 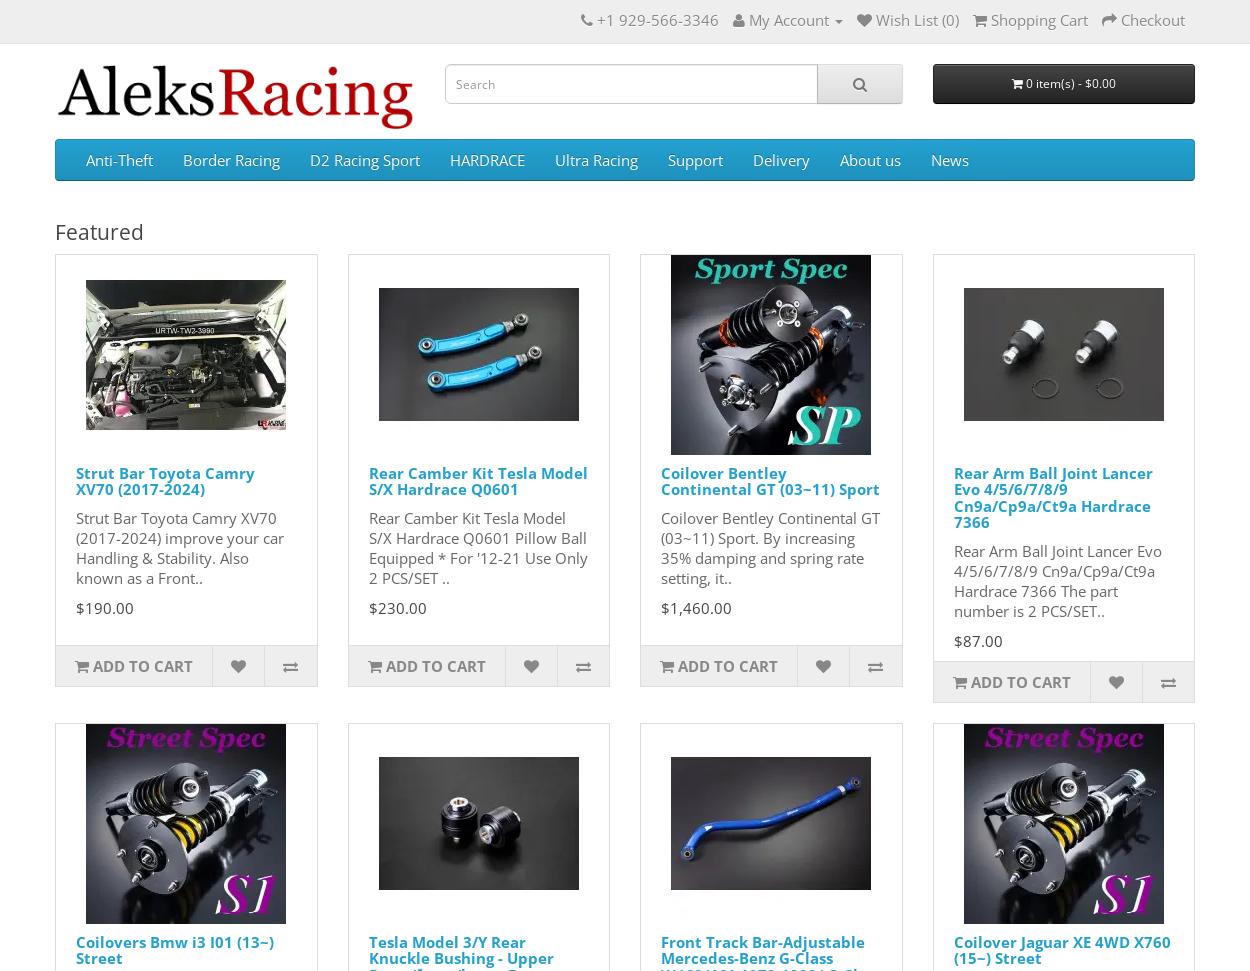 I want to click on 'Featured', so click(x=55, y=231).